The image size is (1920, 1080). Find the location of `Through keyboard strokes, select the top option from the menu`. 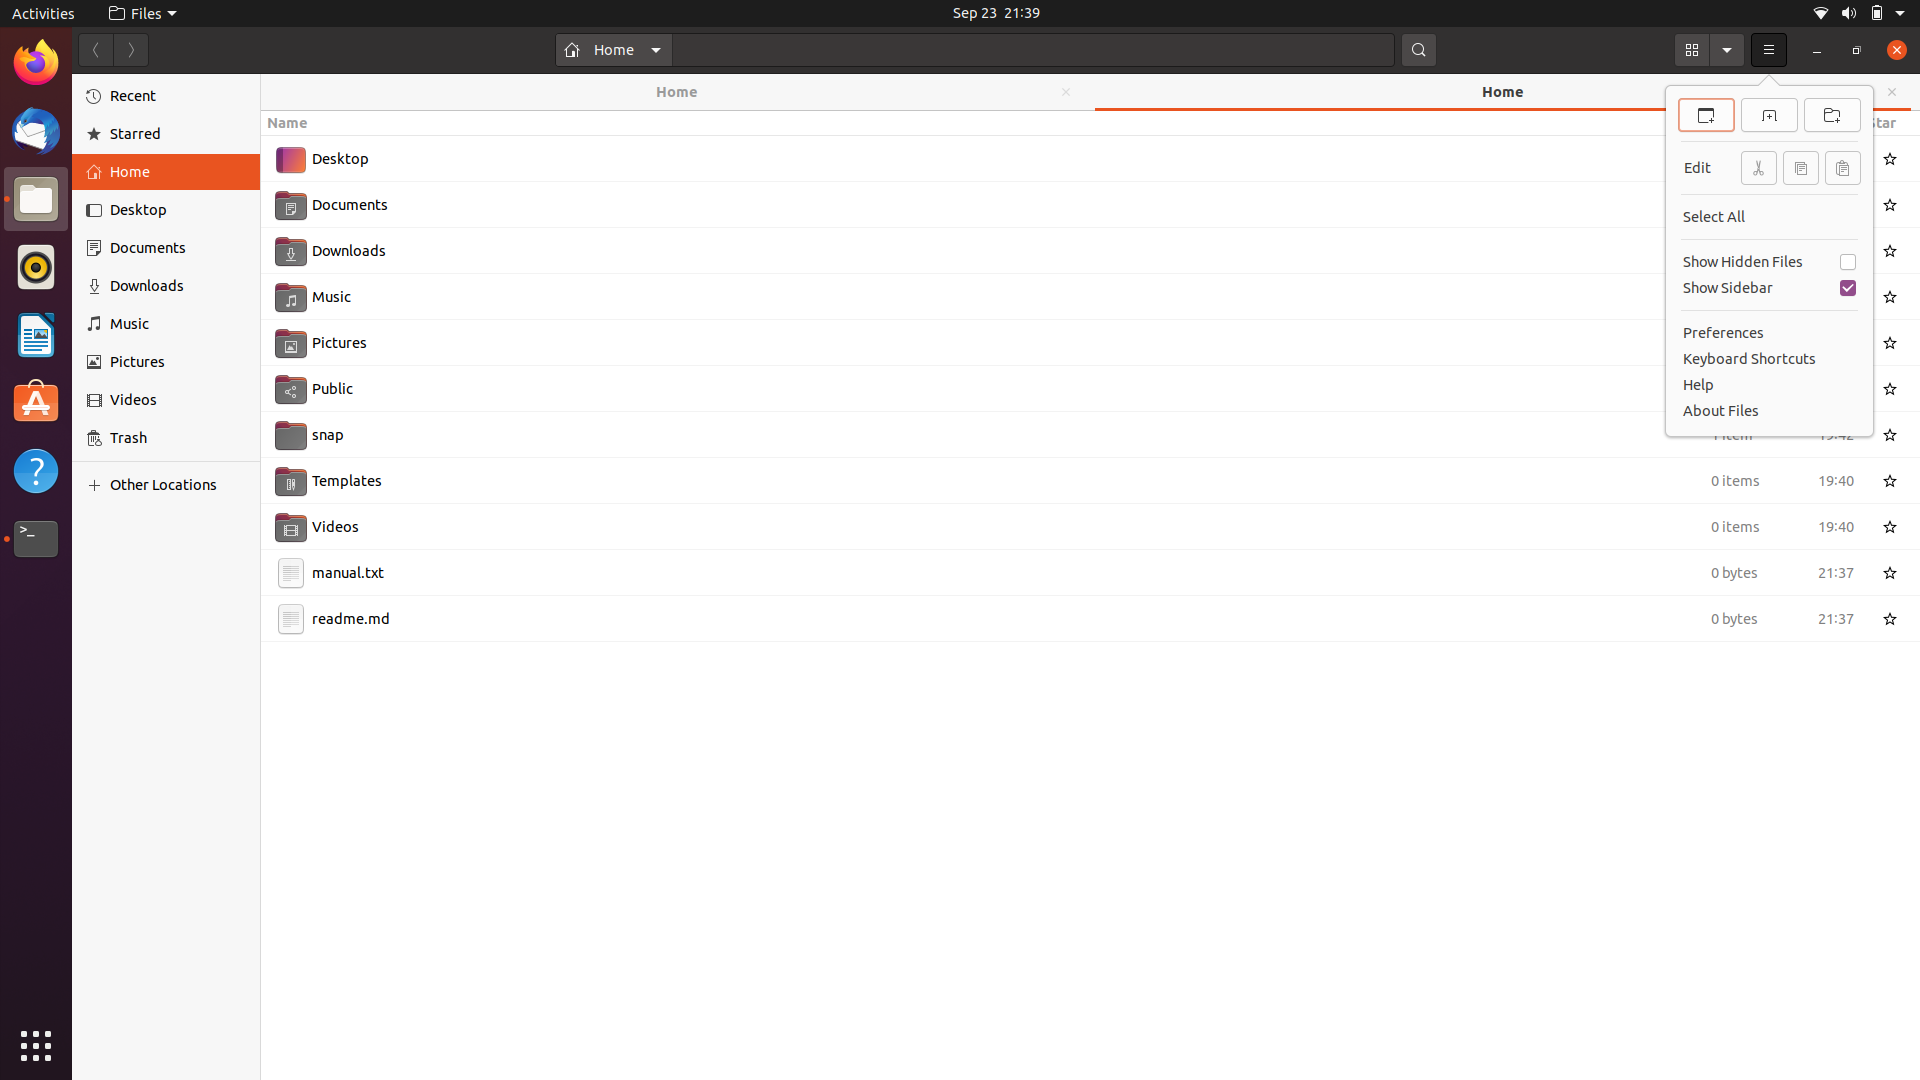

Through keyboard strokes, select the top option from the menu is located at coordinates (1769, 49).